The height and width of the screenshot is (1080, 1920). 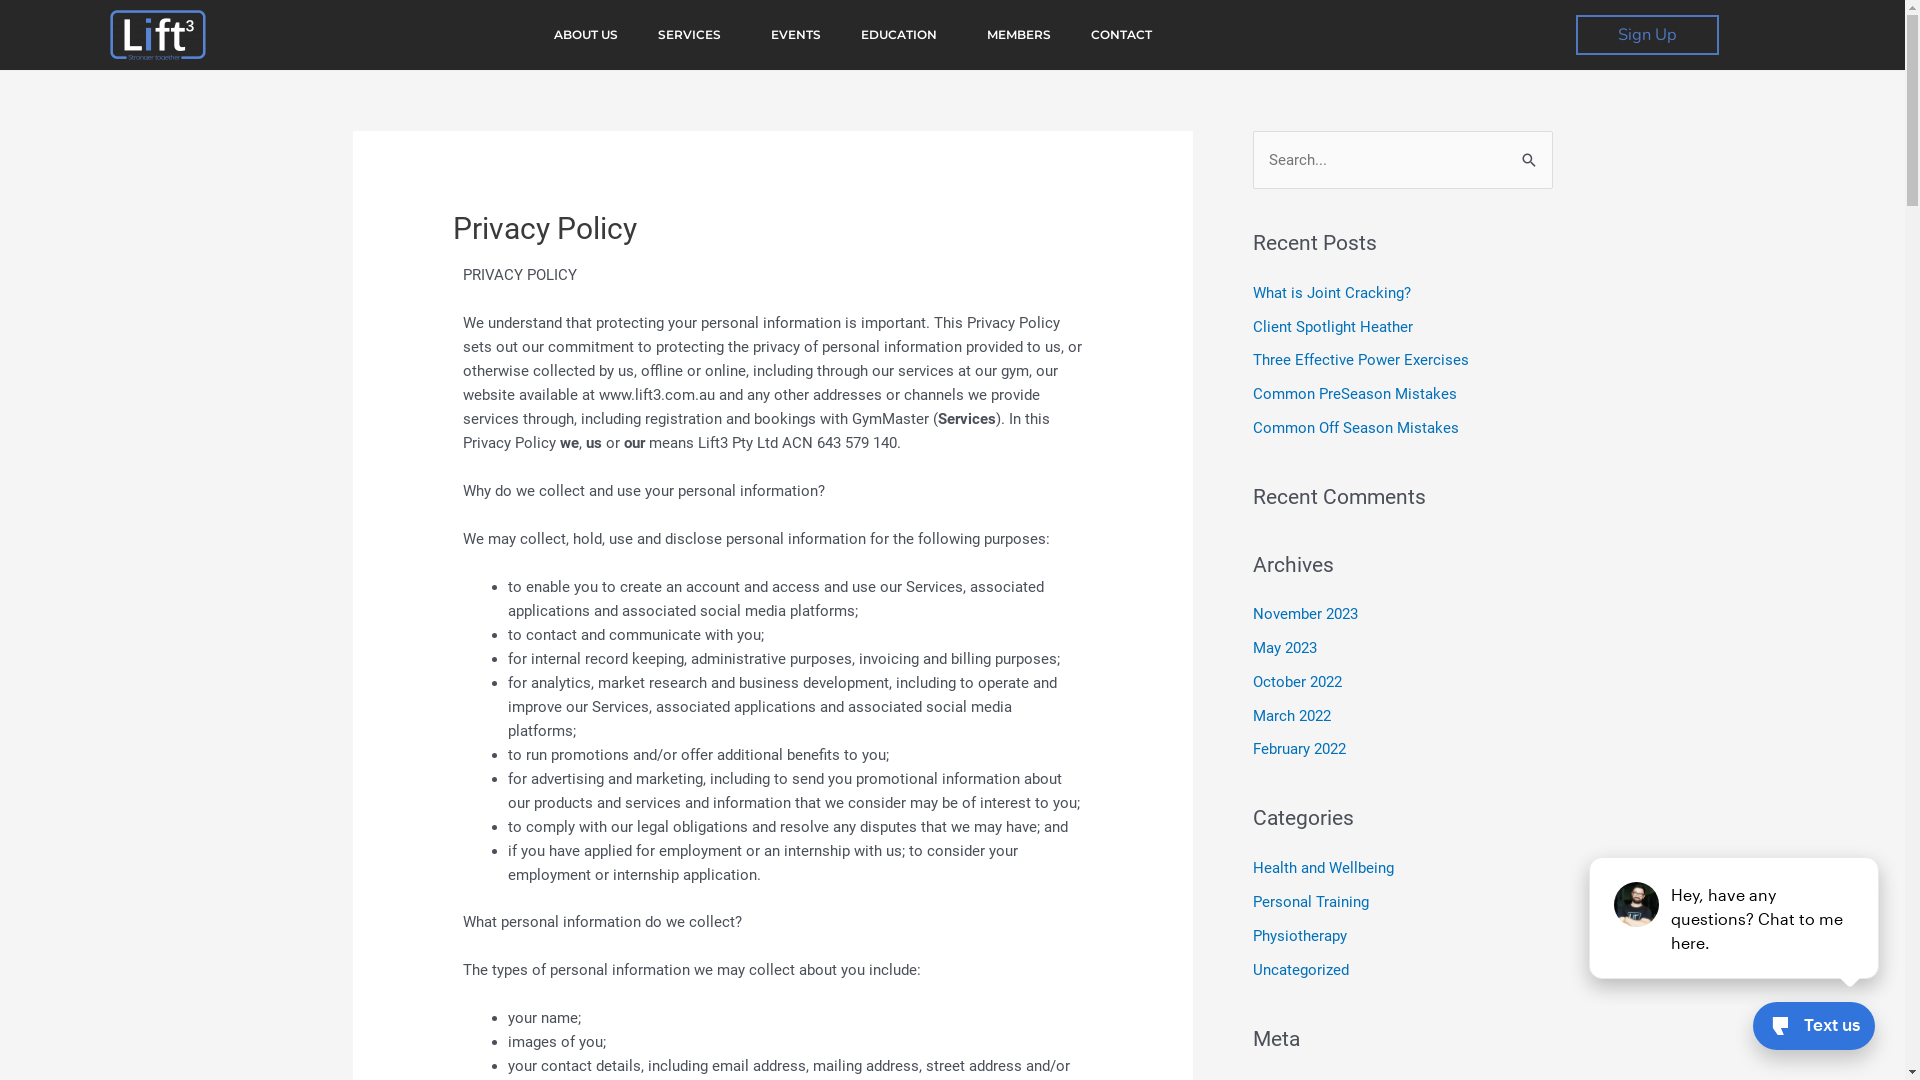 What do you see at coordinates (1018, 34) in the screenshot?
I see `'MEMBERS'` at bounding box center [1018, 34].